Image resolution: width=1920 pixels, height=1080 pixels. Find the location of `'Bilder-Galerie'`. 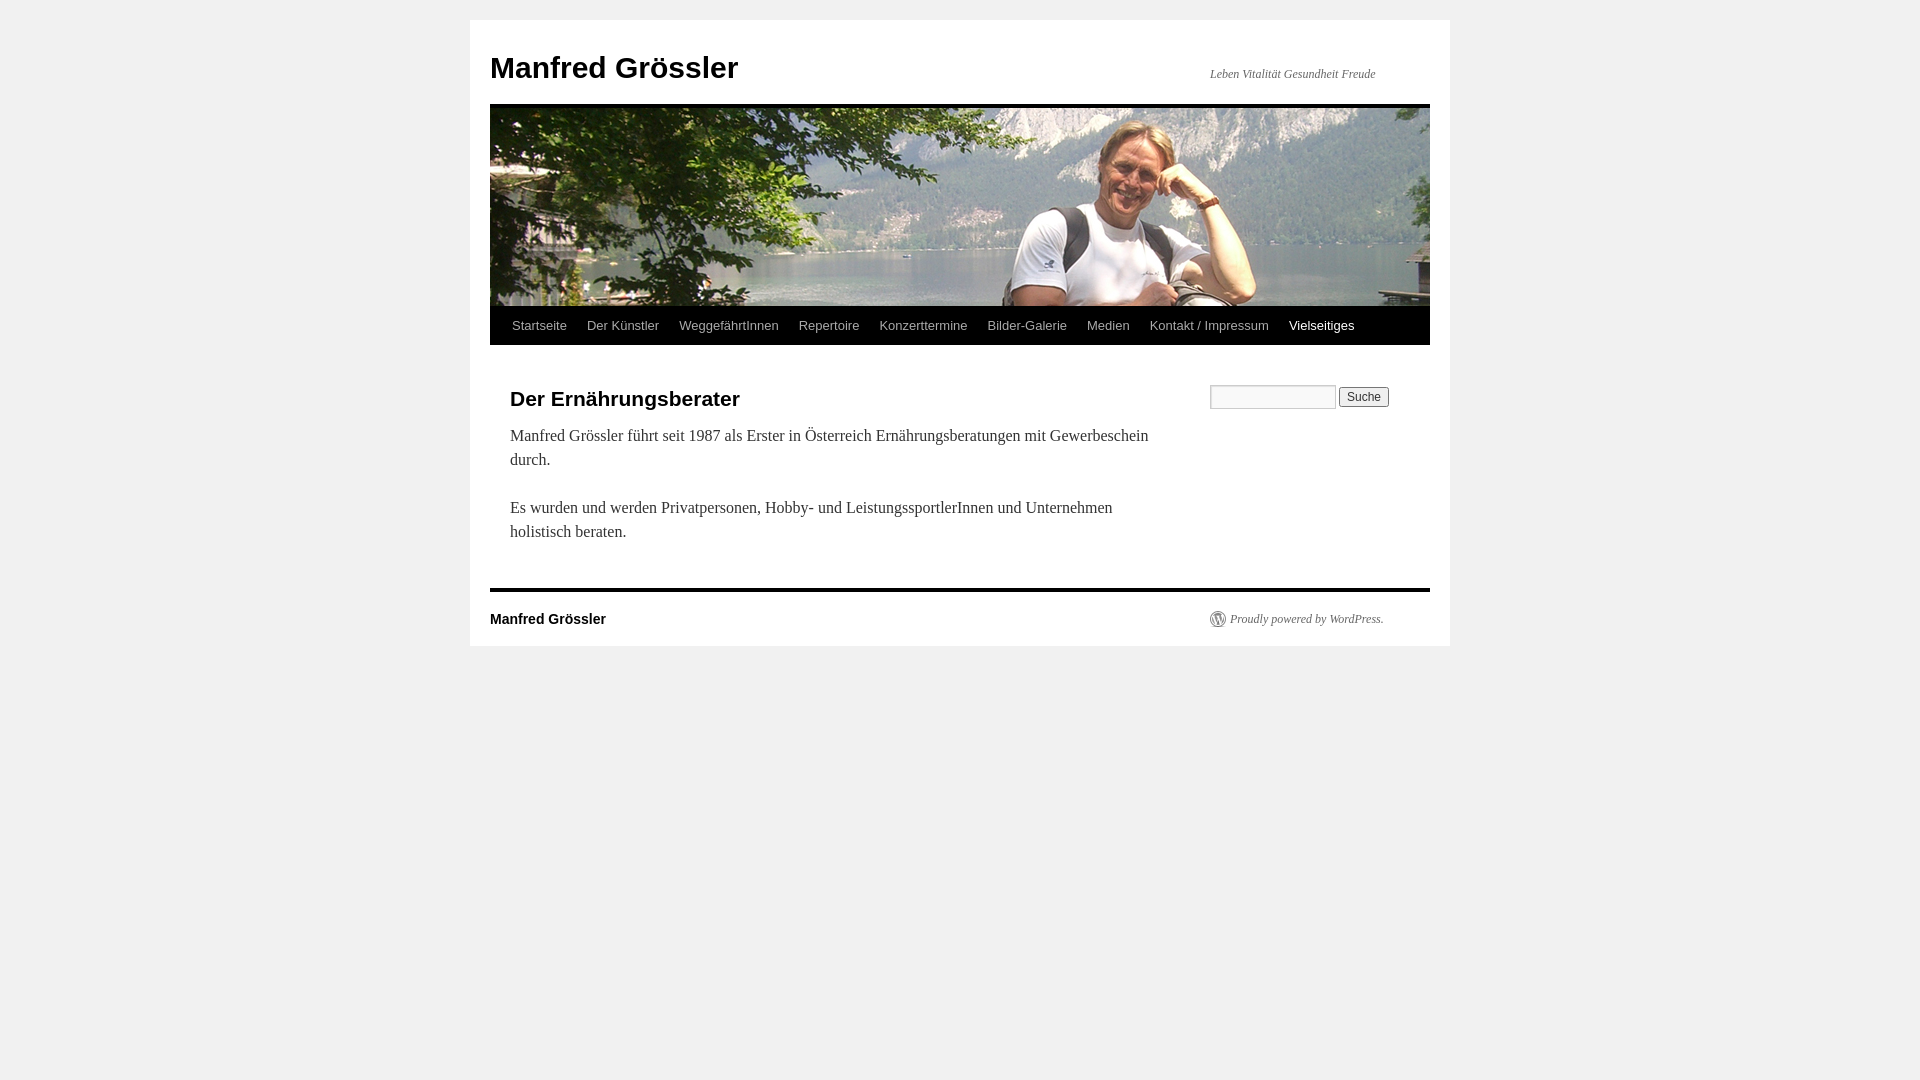

'Bilder-Galerie' is located at coordinates (1027, 325).